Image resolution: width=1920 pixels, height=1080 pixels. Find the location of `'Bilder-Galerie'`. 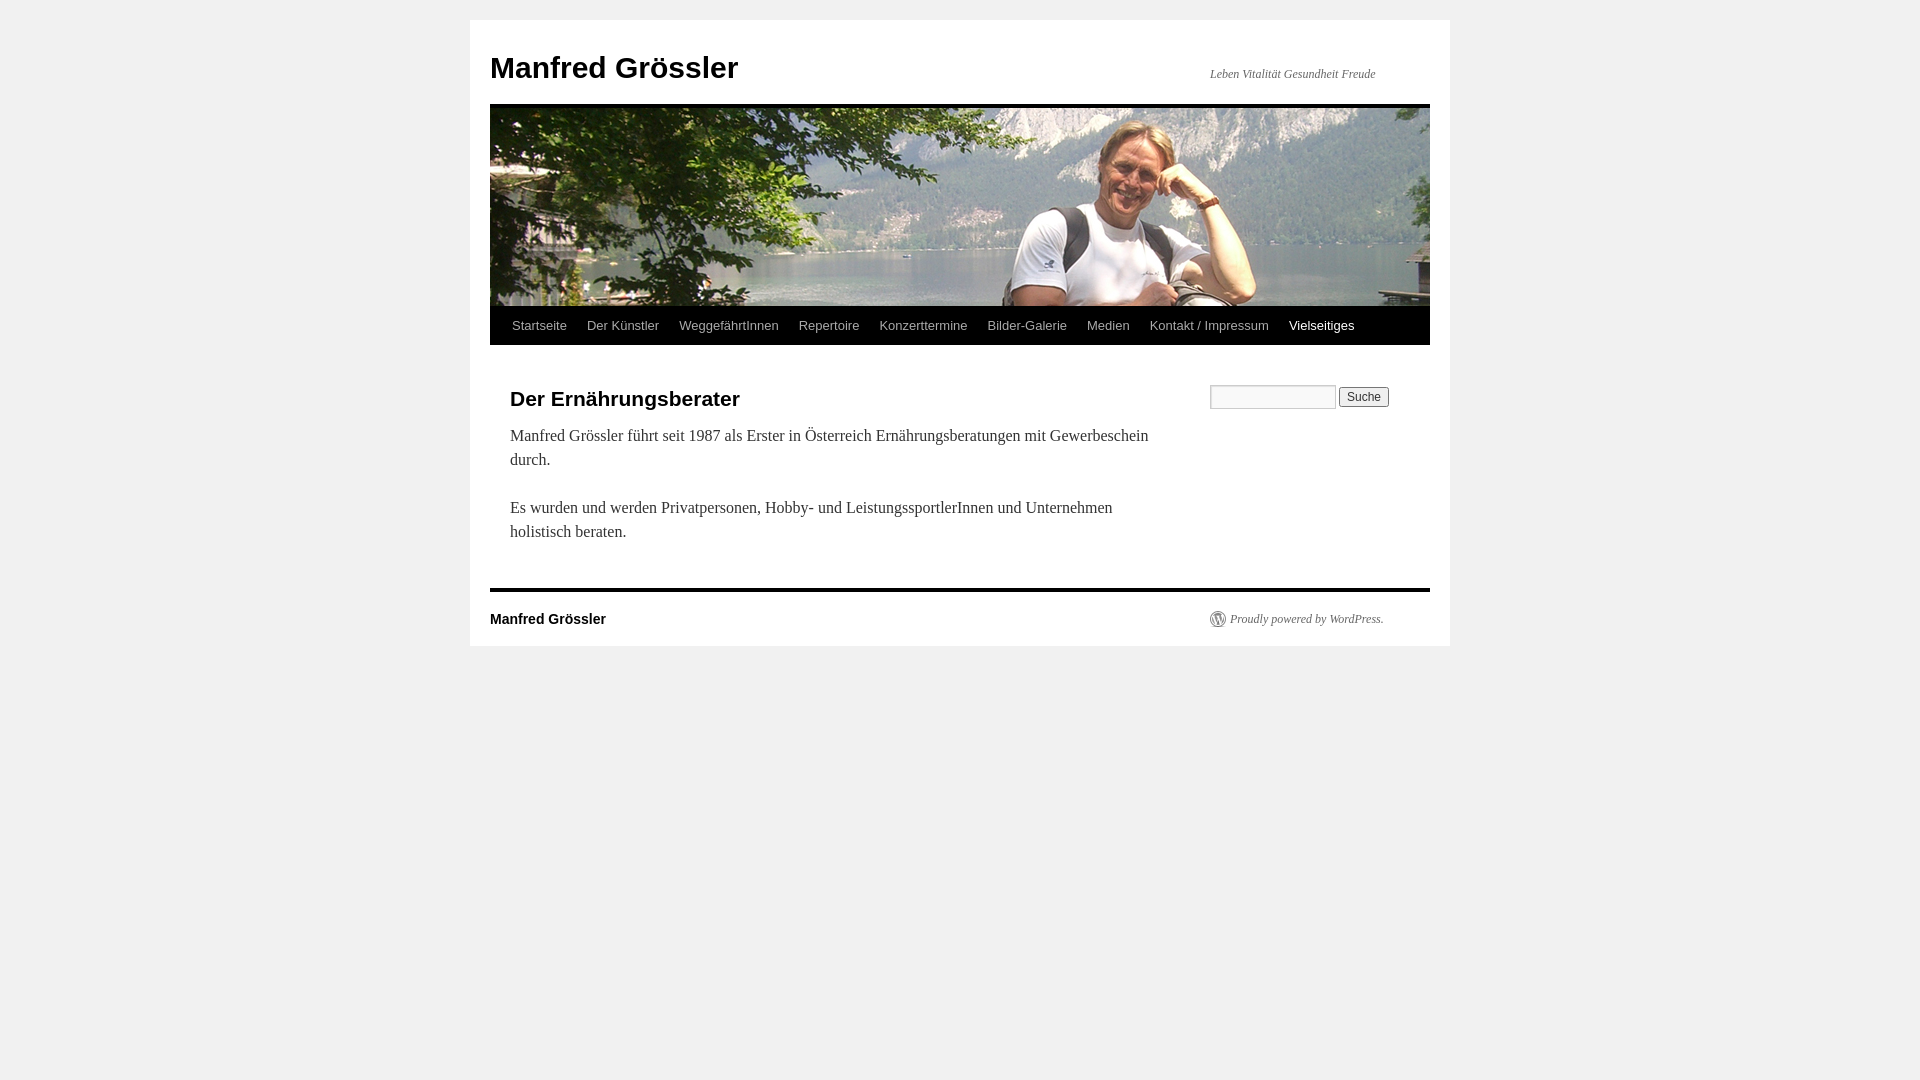

'Bilder-Galerie' is located at coordinates (1027, 325).